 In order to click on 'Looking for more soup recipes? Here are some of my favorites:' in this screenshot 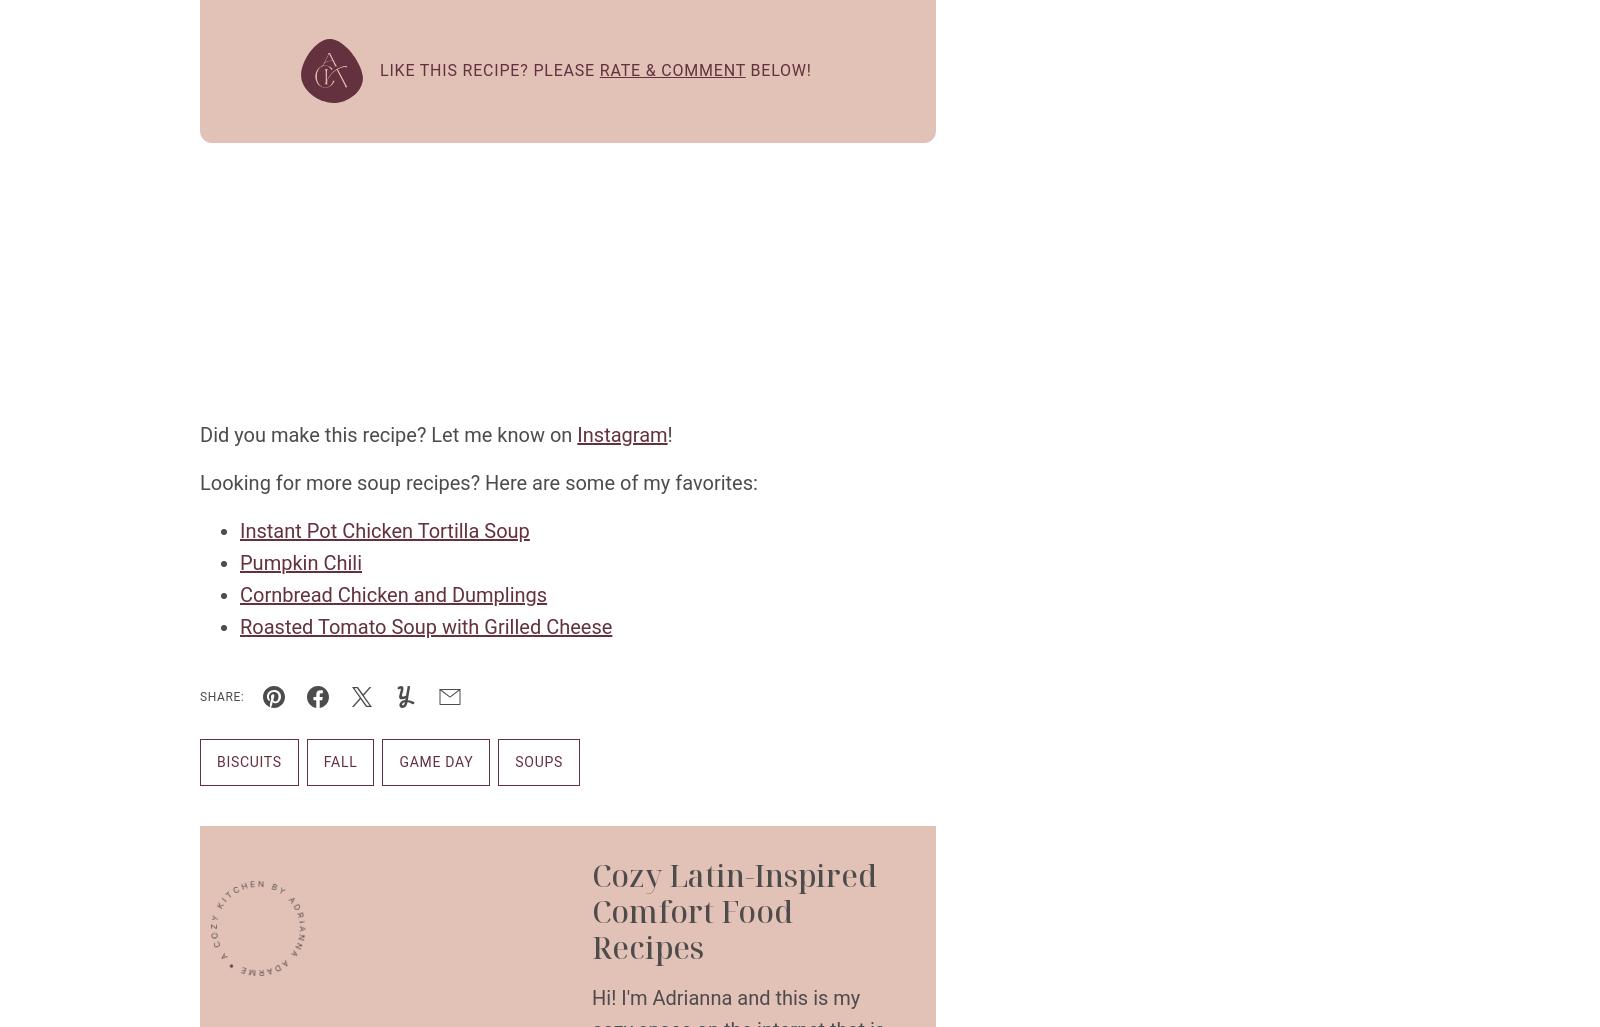, I will do `click(477, 481)`.